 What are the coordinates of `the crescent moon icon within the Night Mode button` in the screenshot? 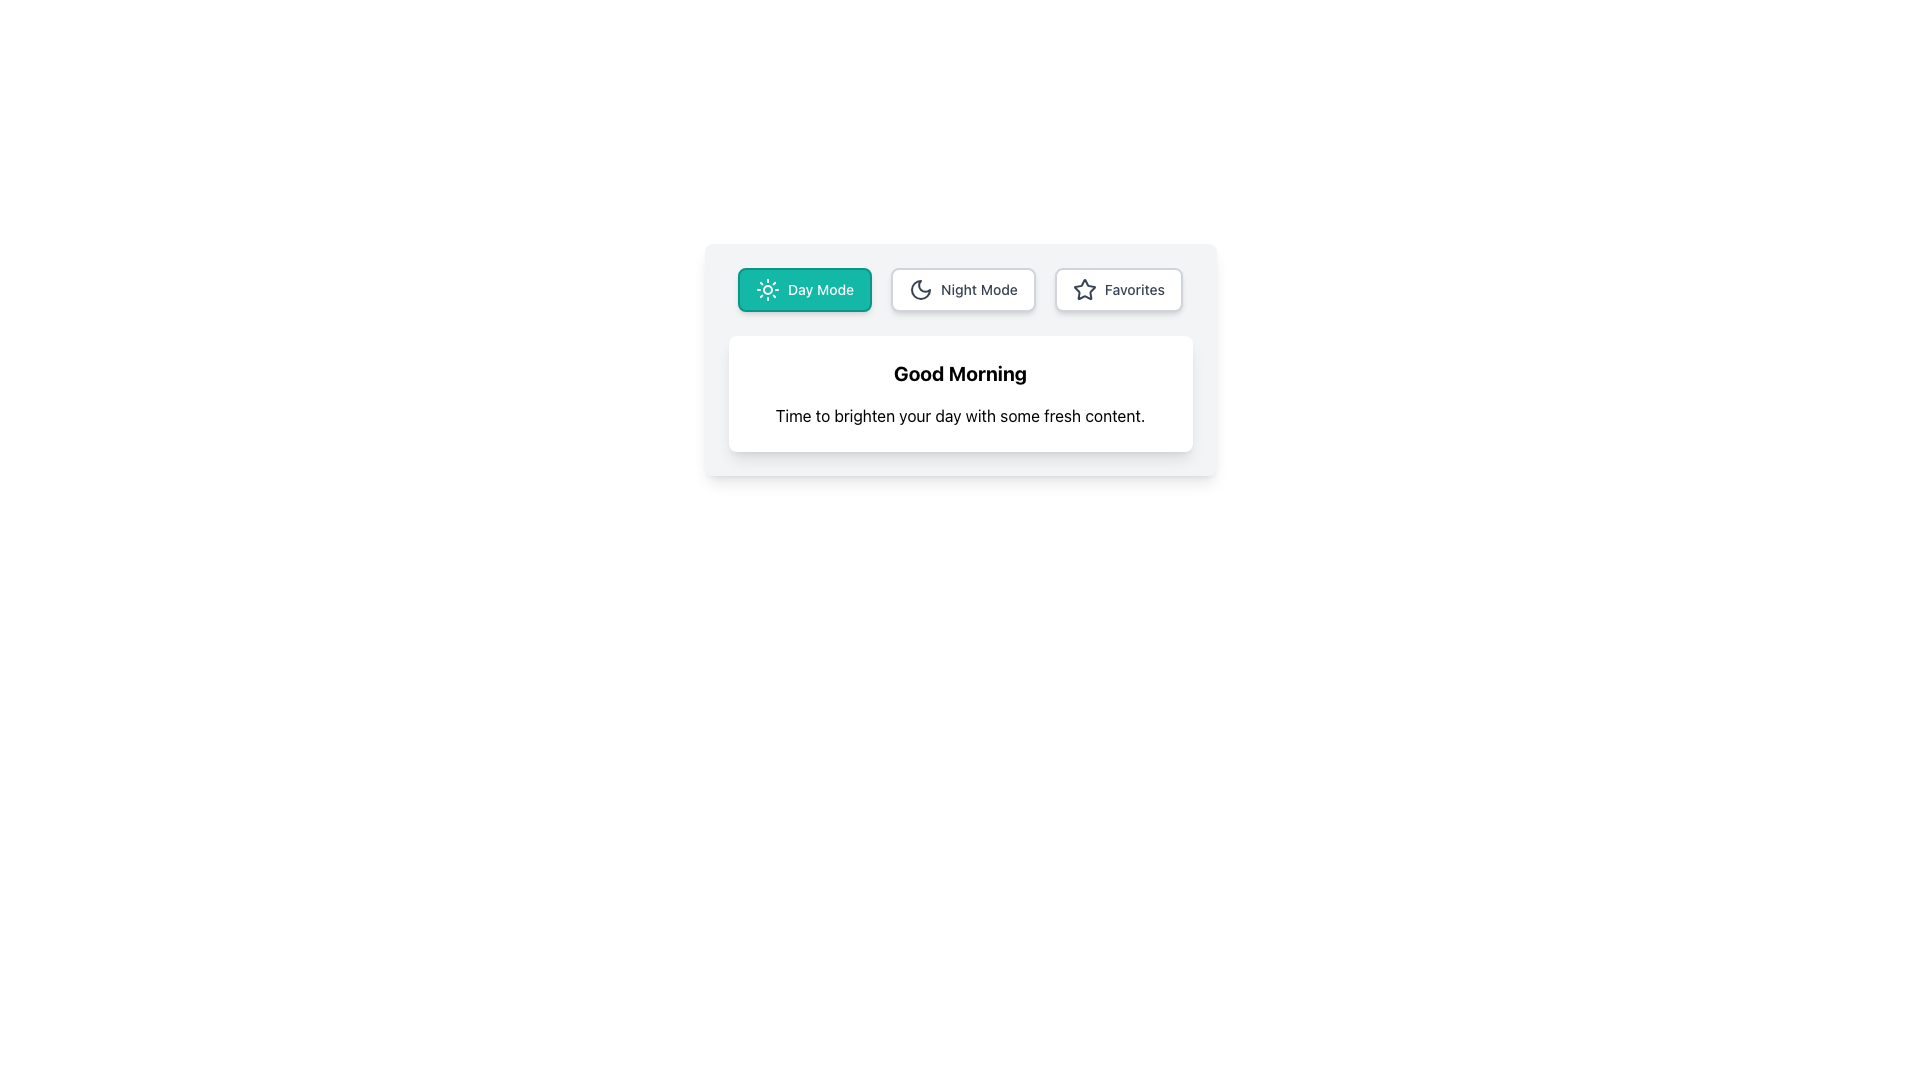 It's located at (920, 289).